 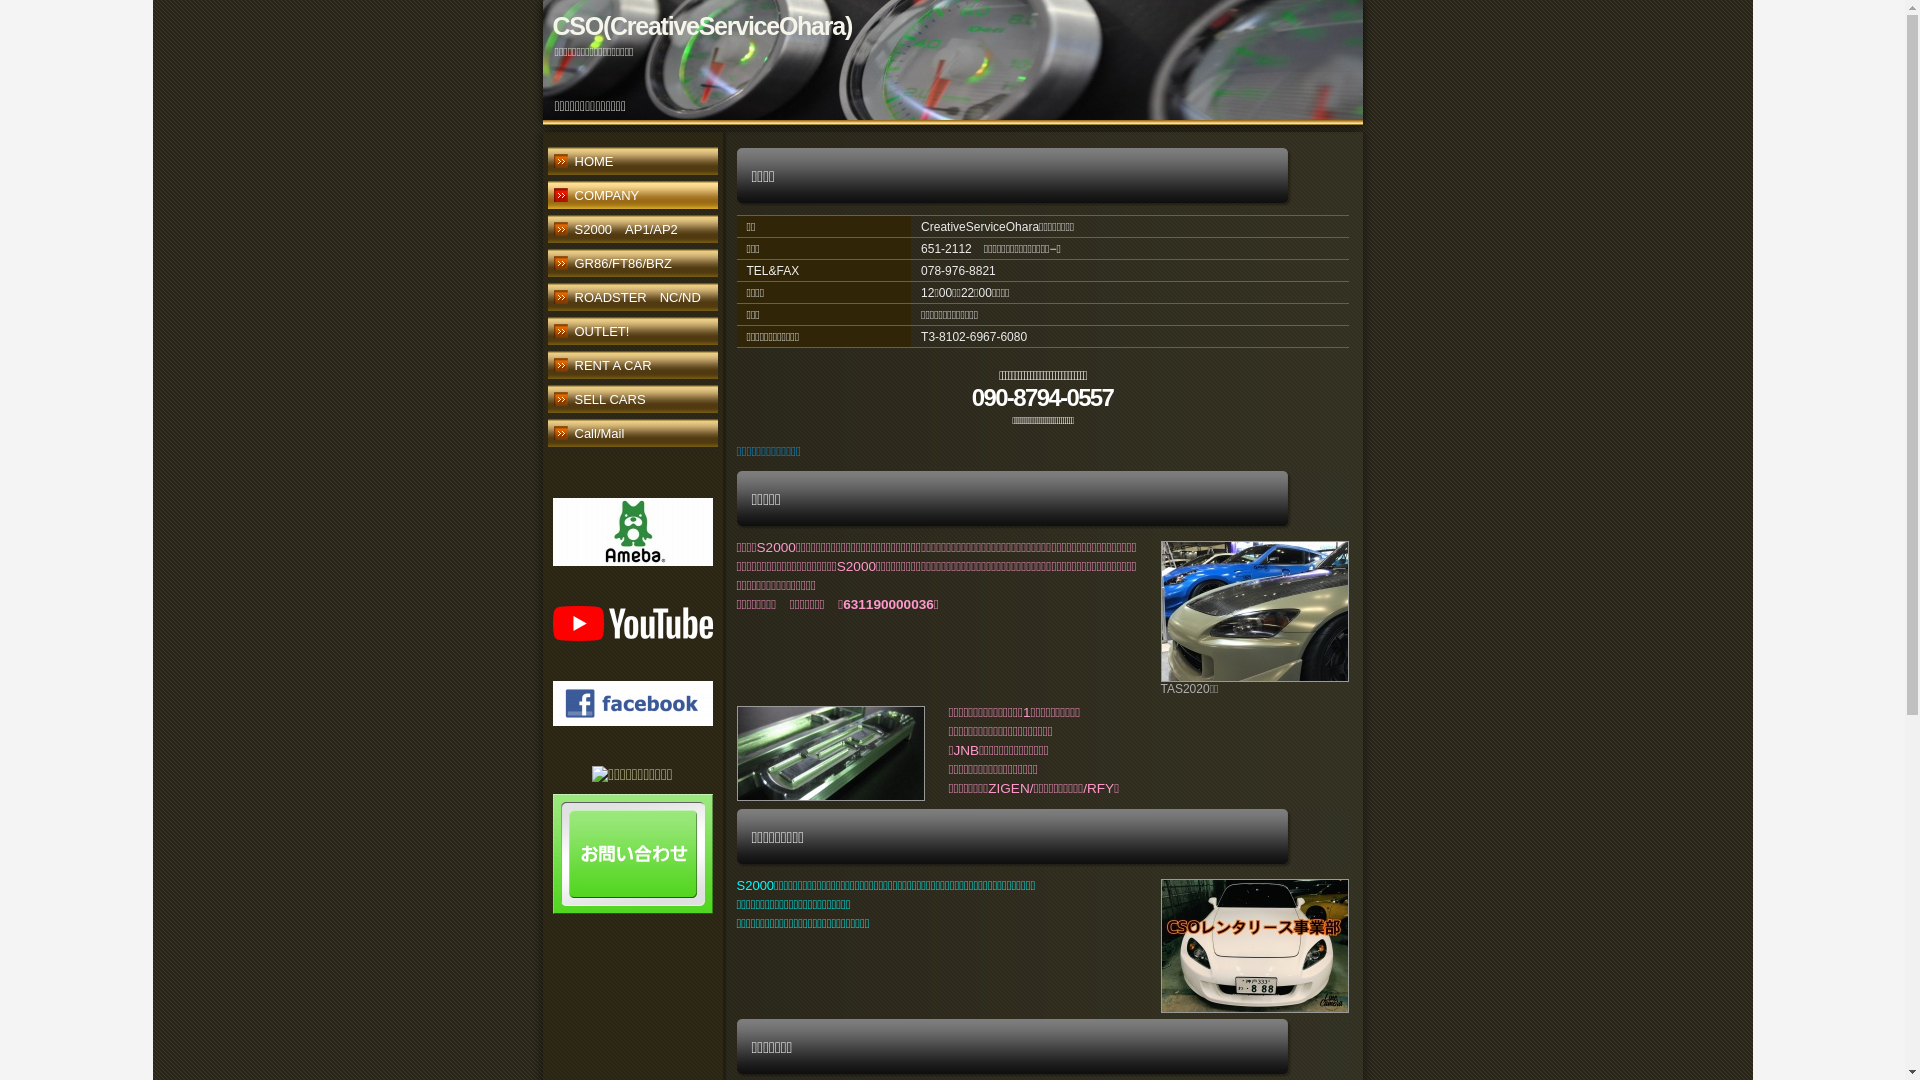 I want to click on 'GR86/FT86/BRZ', so click(x=631, y=265).